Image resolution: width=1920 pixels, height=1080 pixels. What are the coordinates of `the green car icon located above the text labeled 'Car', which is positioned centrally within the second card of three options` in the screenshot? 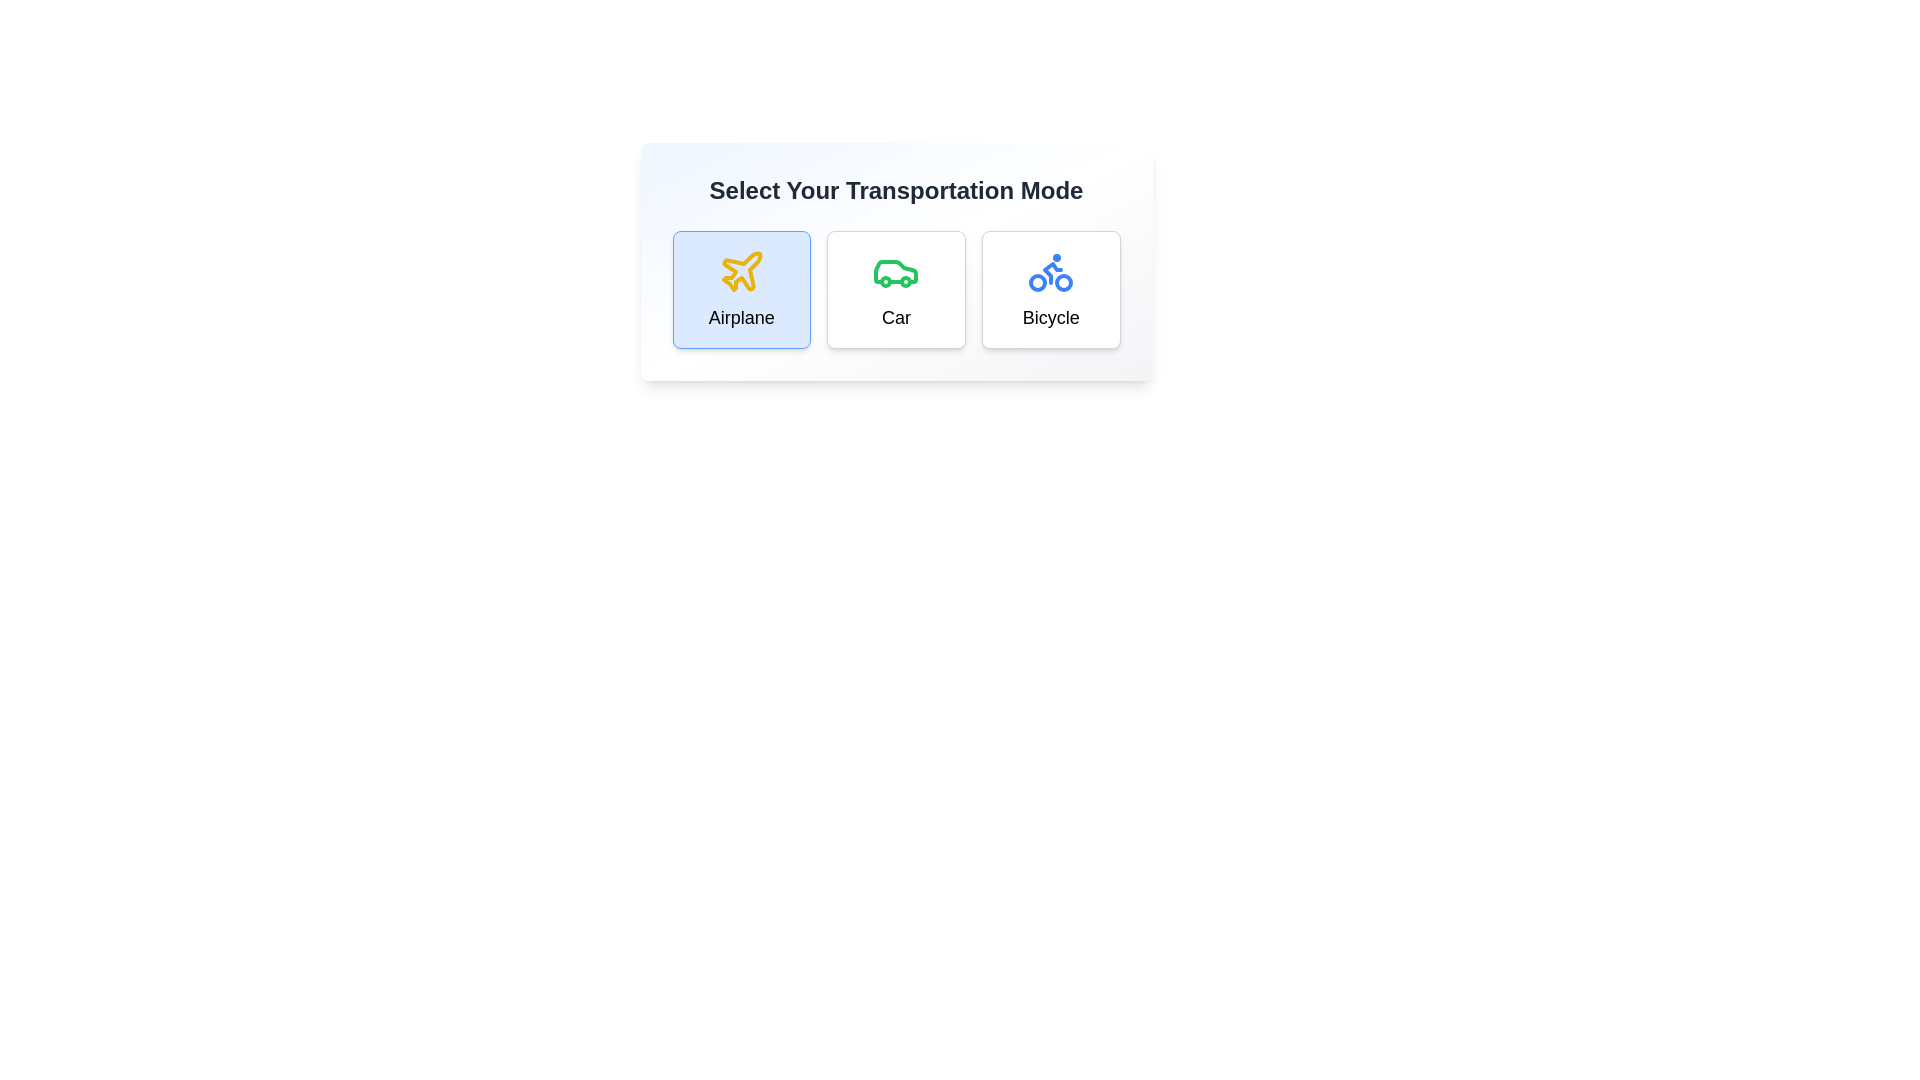 It's located at (895, 272).